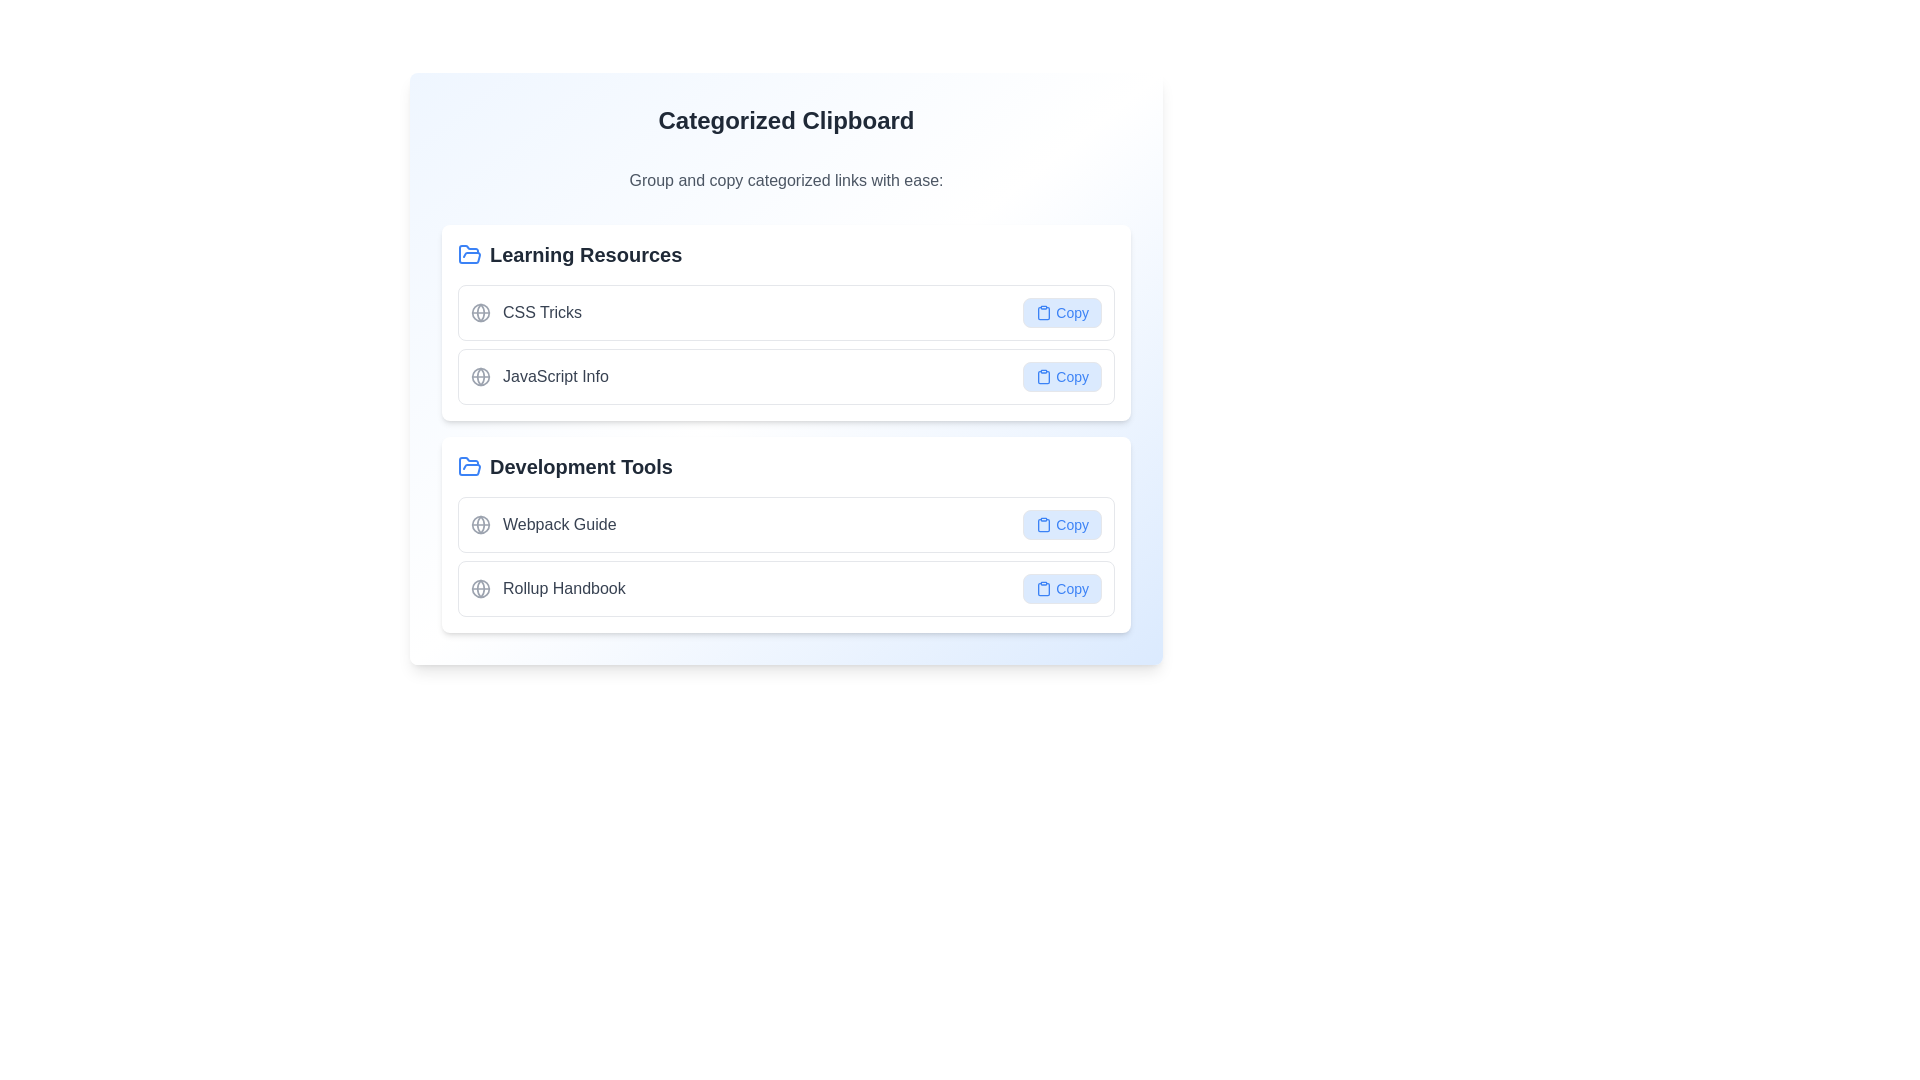 The height and width of the screenshot is (1080, 1920). What do you see at coordinates (480, 377) in the screenshot?
I see `the decorative circle representing a 'globe' within the SVG illustration located on the left side of the 'JavaScript Info' listing under 'Learning Resources'` at bounding box center [480, 377].